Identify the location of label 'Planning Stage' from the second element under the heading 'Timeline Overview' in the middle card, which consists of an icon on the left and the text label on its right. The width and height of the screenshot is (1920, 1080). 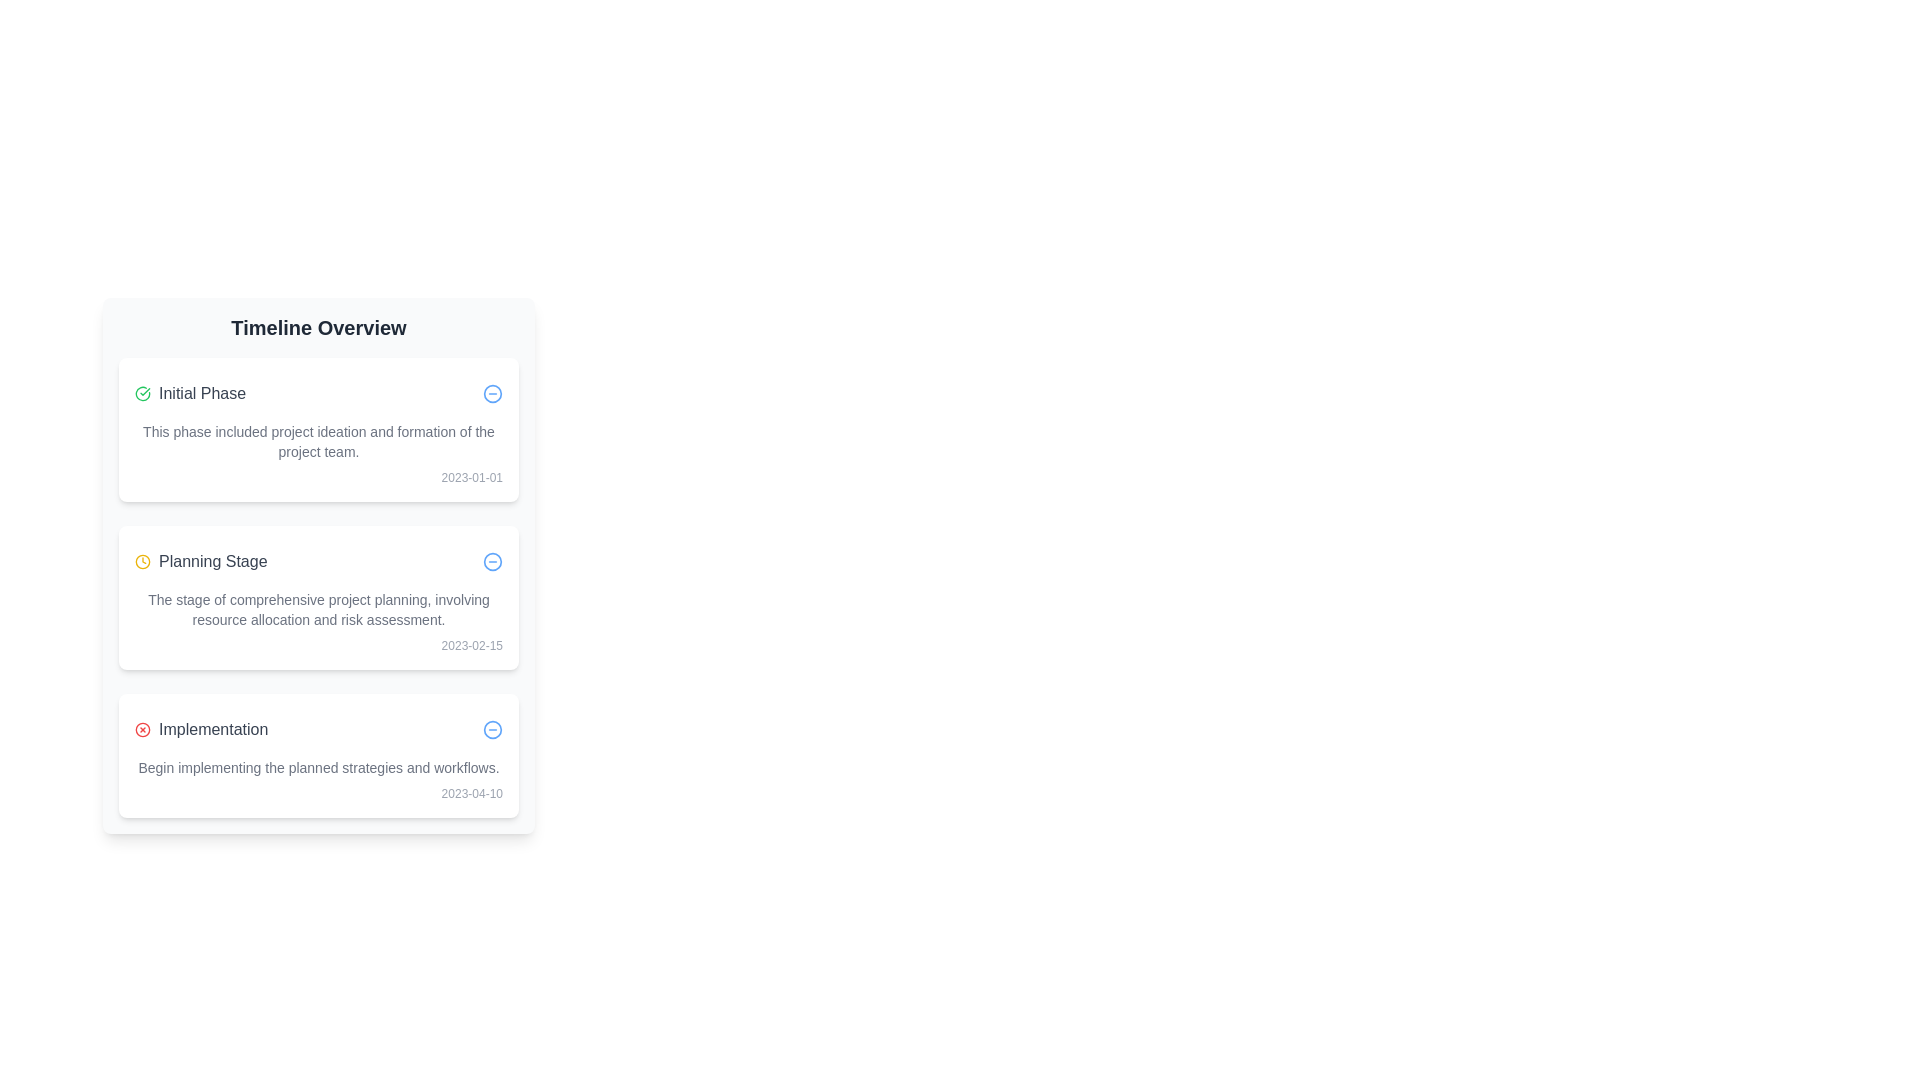
(201, 562).